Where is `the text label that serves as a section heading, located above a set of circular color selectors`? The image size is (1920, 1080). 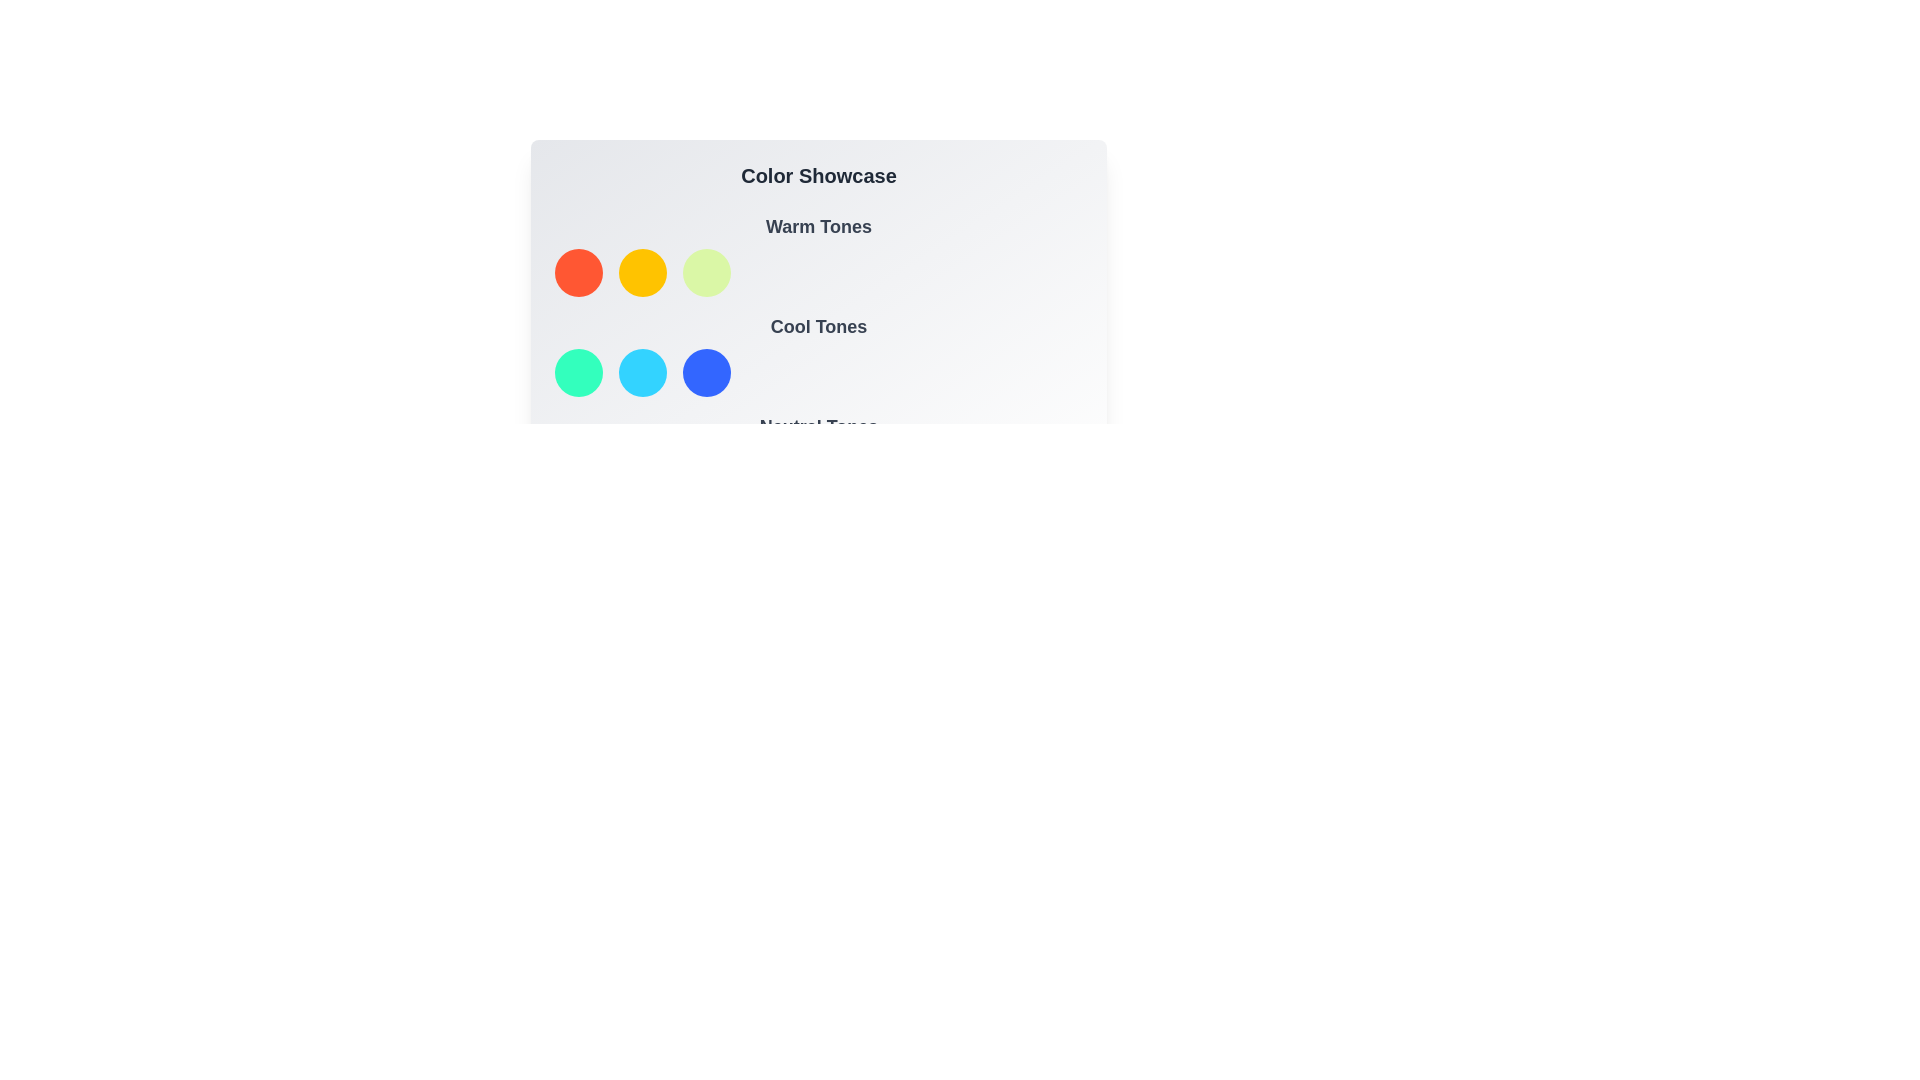 the text label that serves as a section heading, located above a set of circular color selectors is located at coordinates (819, 226).